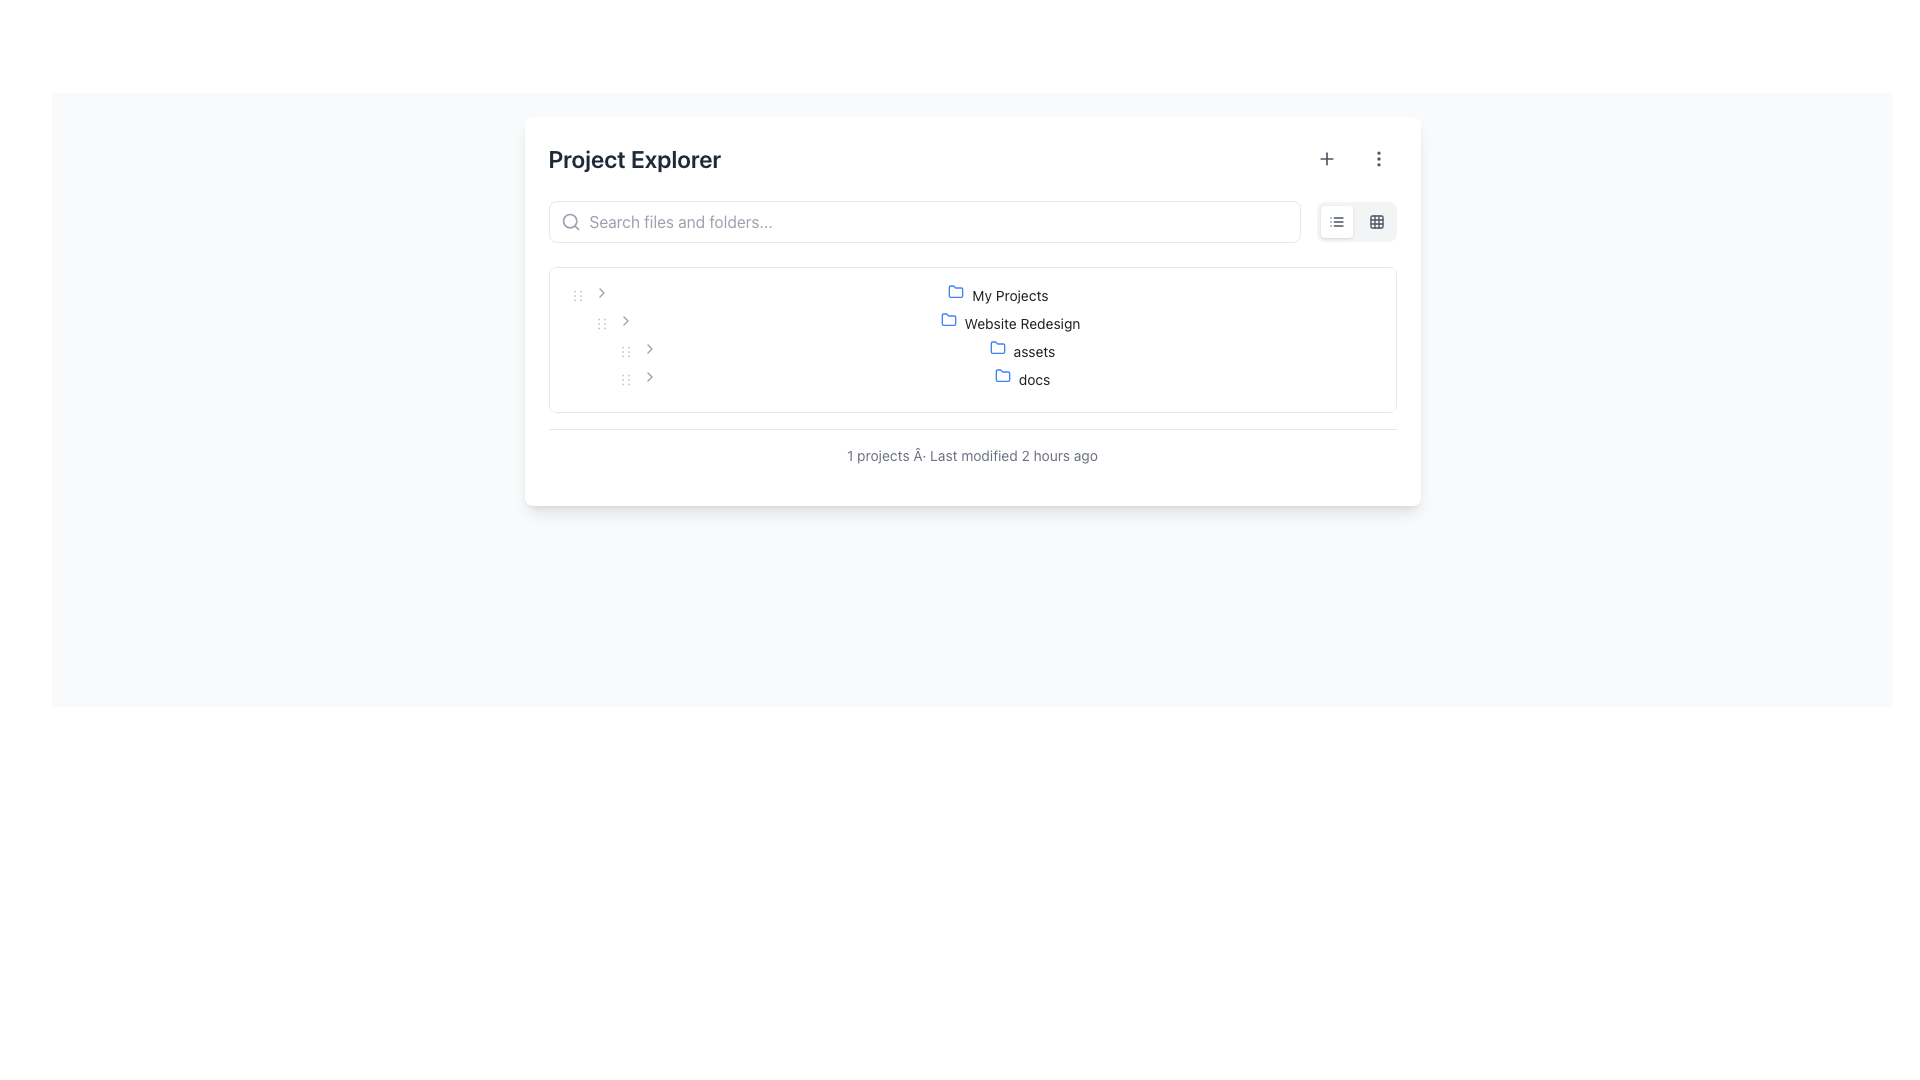  Describe the element at coordinates (972, 350) in the screenshot. I see `the 'assets' folder node, which is a tree item under the 'Website Redesign' node` at that location.